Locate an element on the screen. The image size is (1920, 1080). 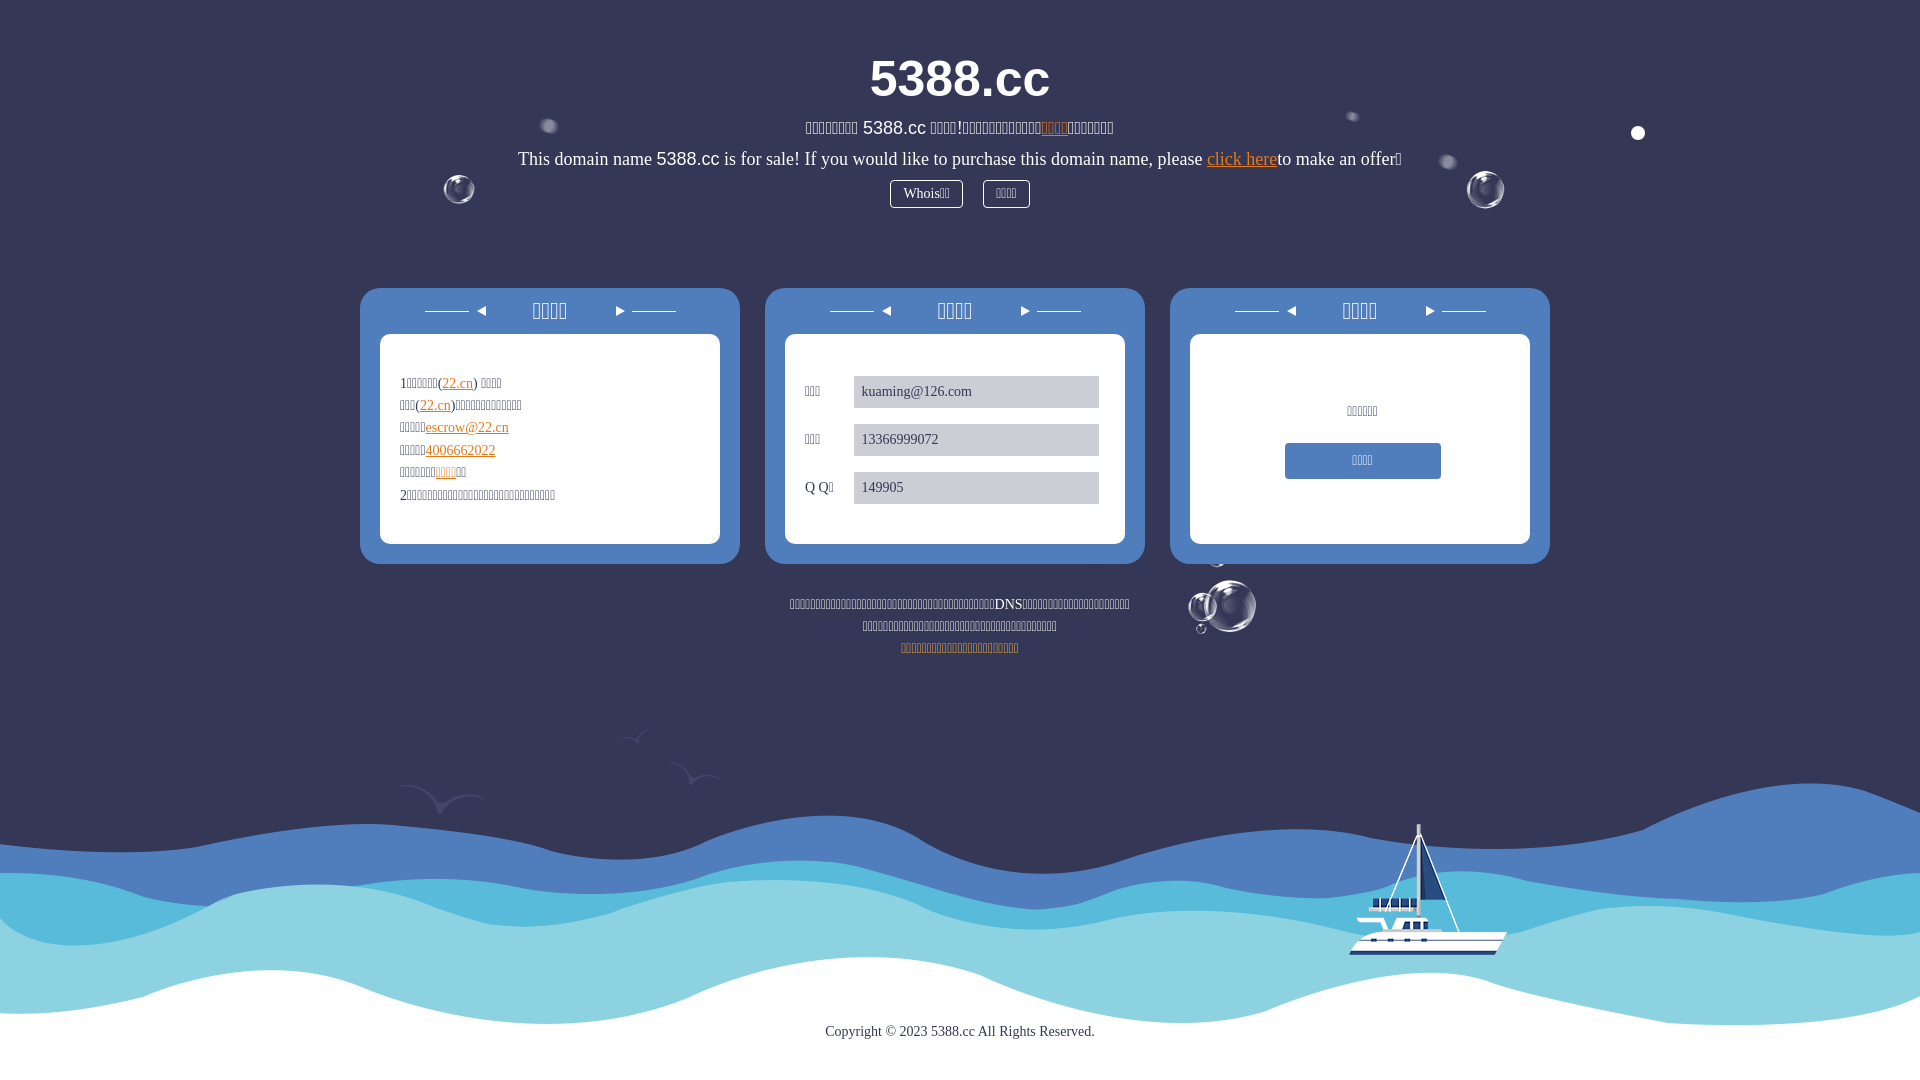
'22.cn' is located at coordinates (456, 383).